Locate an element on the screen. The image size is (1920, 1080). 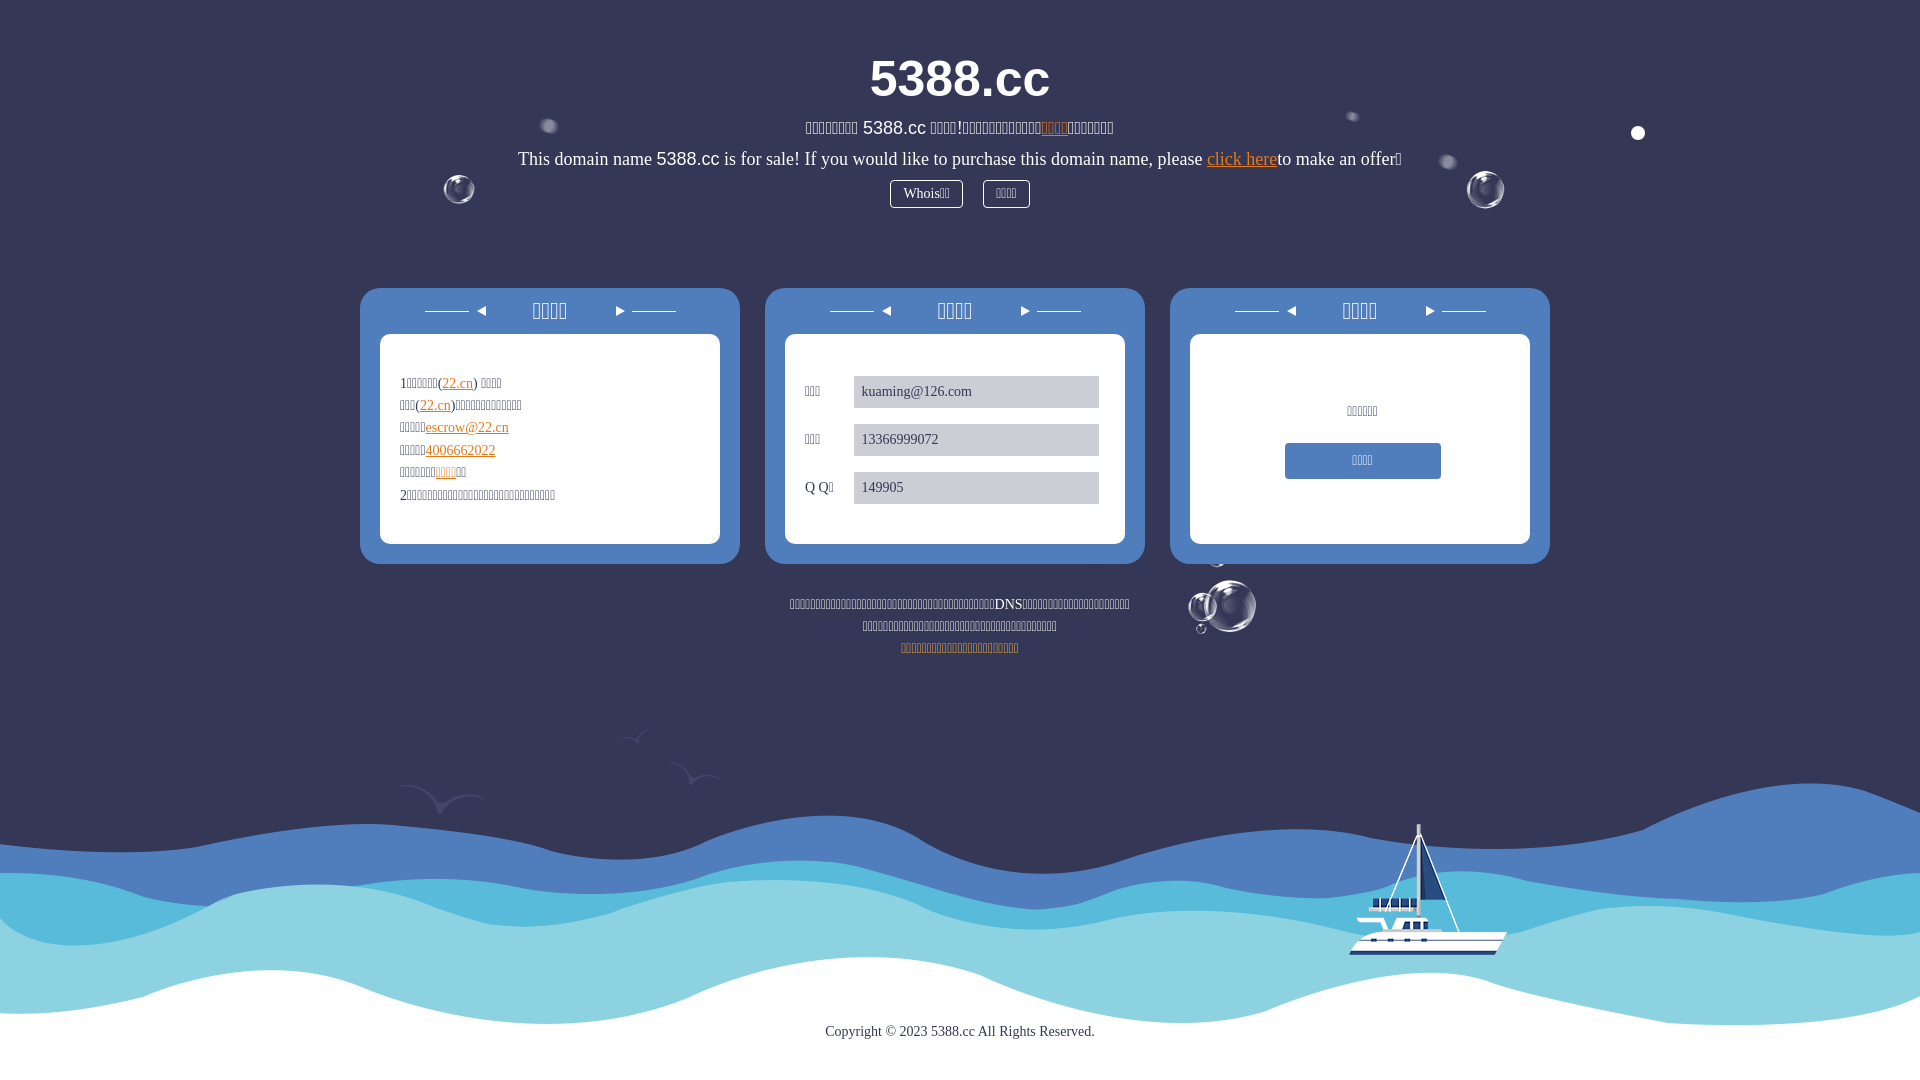
'22.cn' is located at coordinates (456, 383).